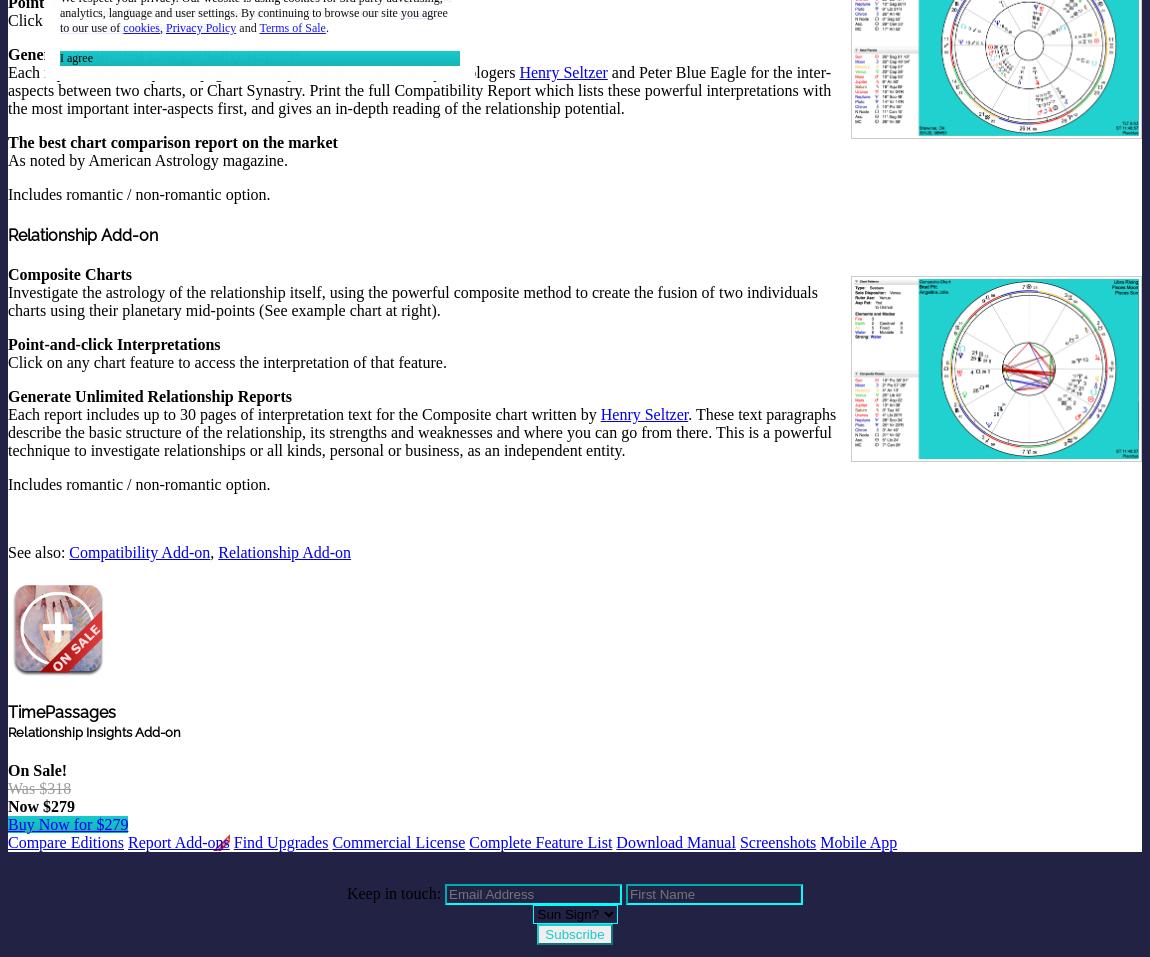  Describe the element at coordinates (138, 551) in the screenshot. I see `'Compatibility Add-on'` at that location.